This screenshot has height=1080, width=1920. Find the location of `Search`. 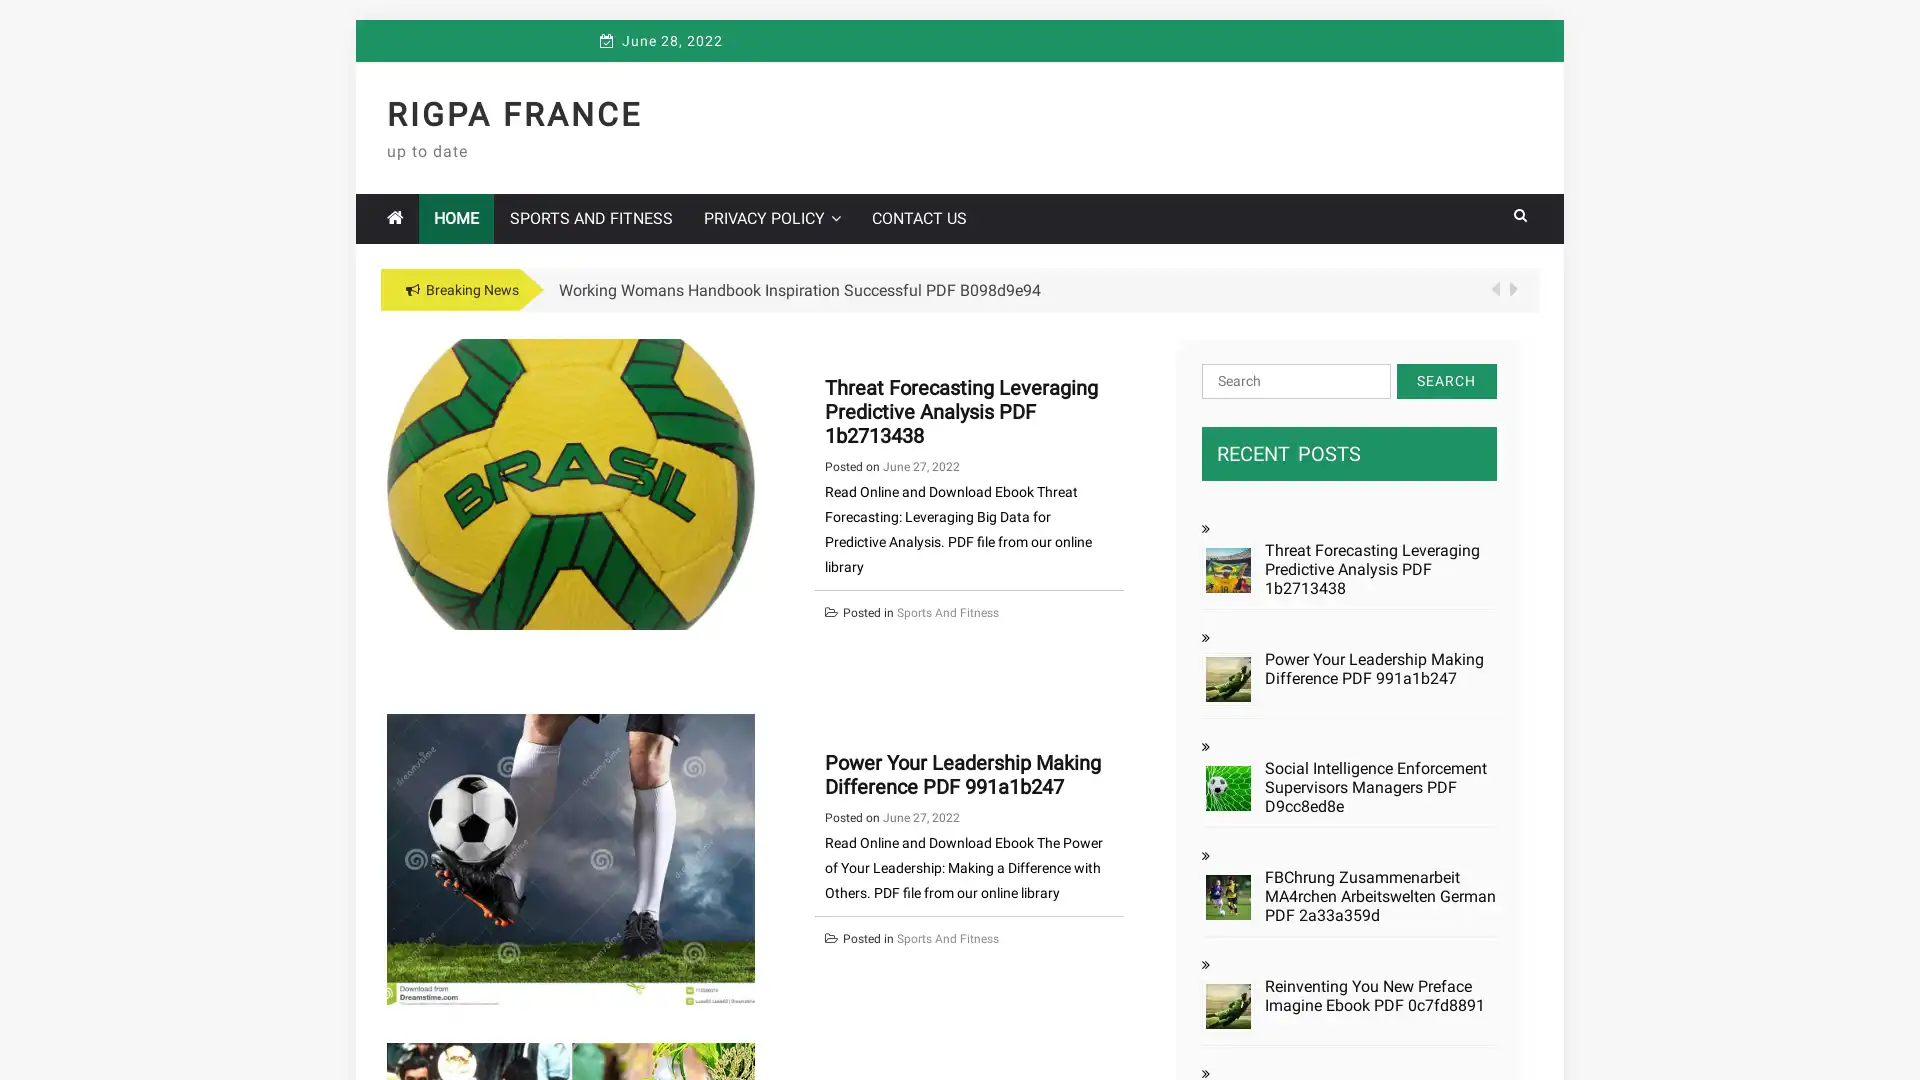

Search is located at coordinates (1445, 380).